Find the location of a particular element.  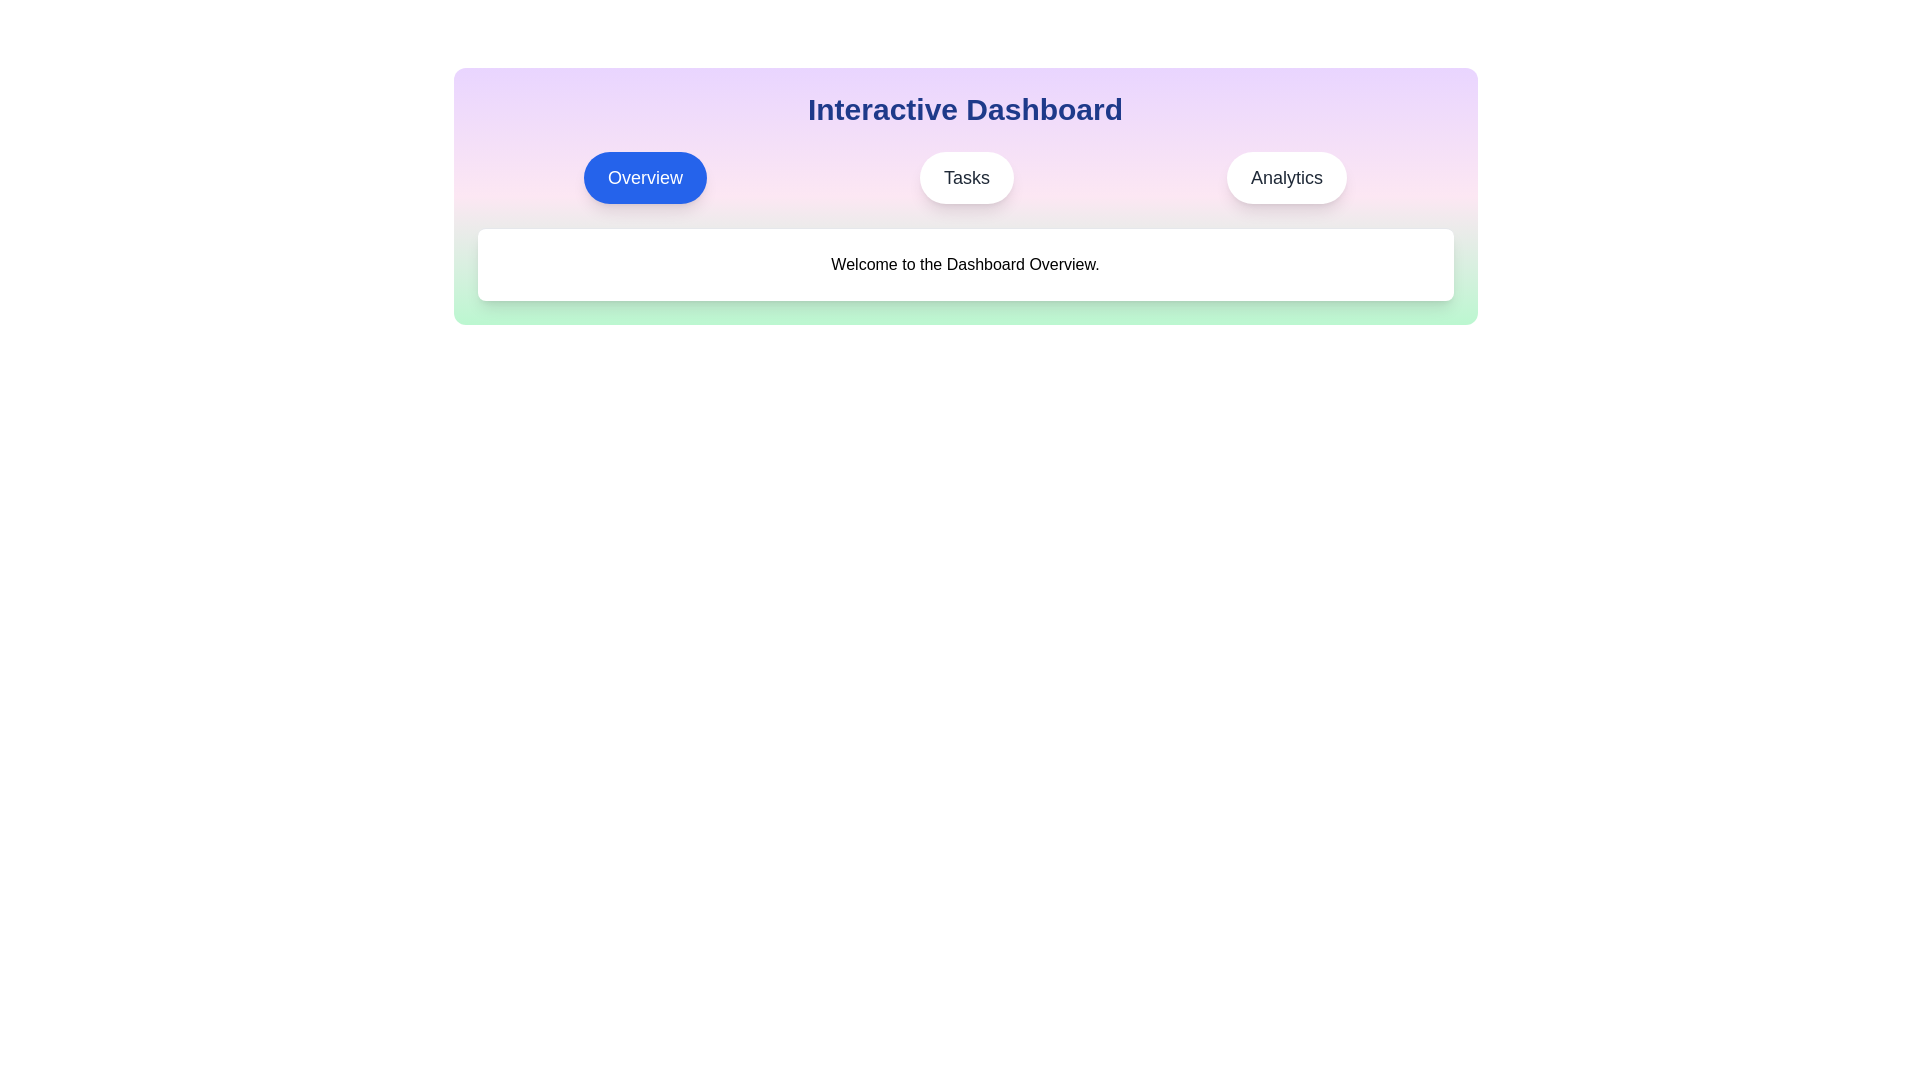

the tab labeled Overview to observe its hover effect is located at coordinates (645, 176).